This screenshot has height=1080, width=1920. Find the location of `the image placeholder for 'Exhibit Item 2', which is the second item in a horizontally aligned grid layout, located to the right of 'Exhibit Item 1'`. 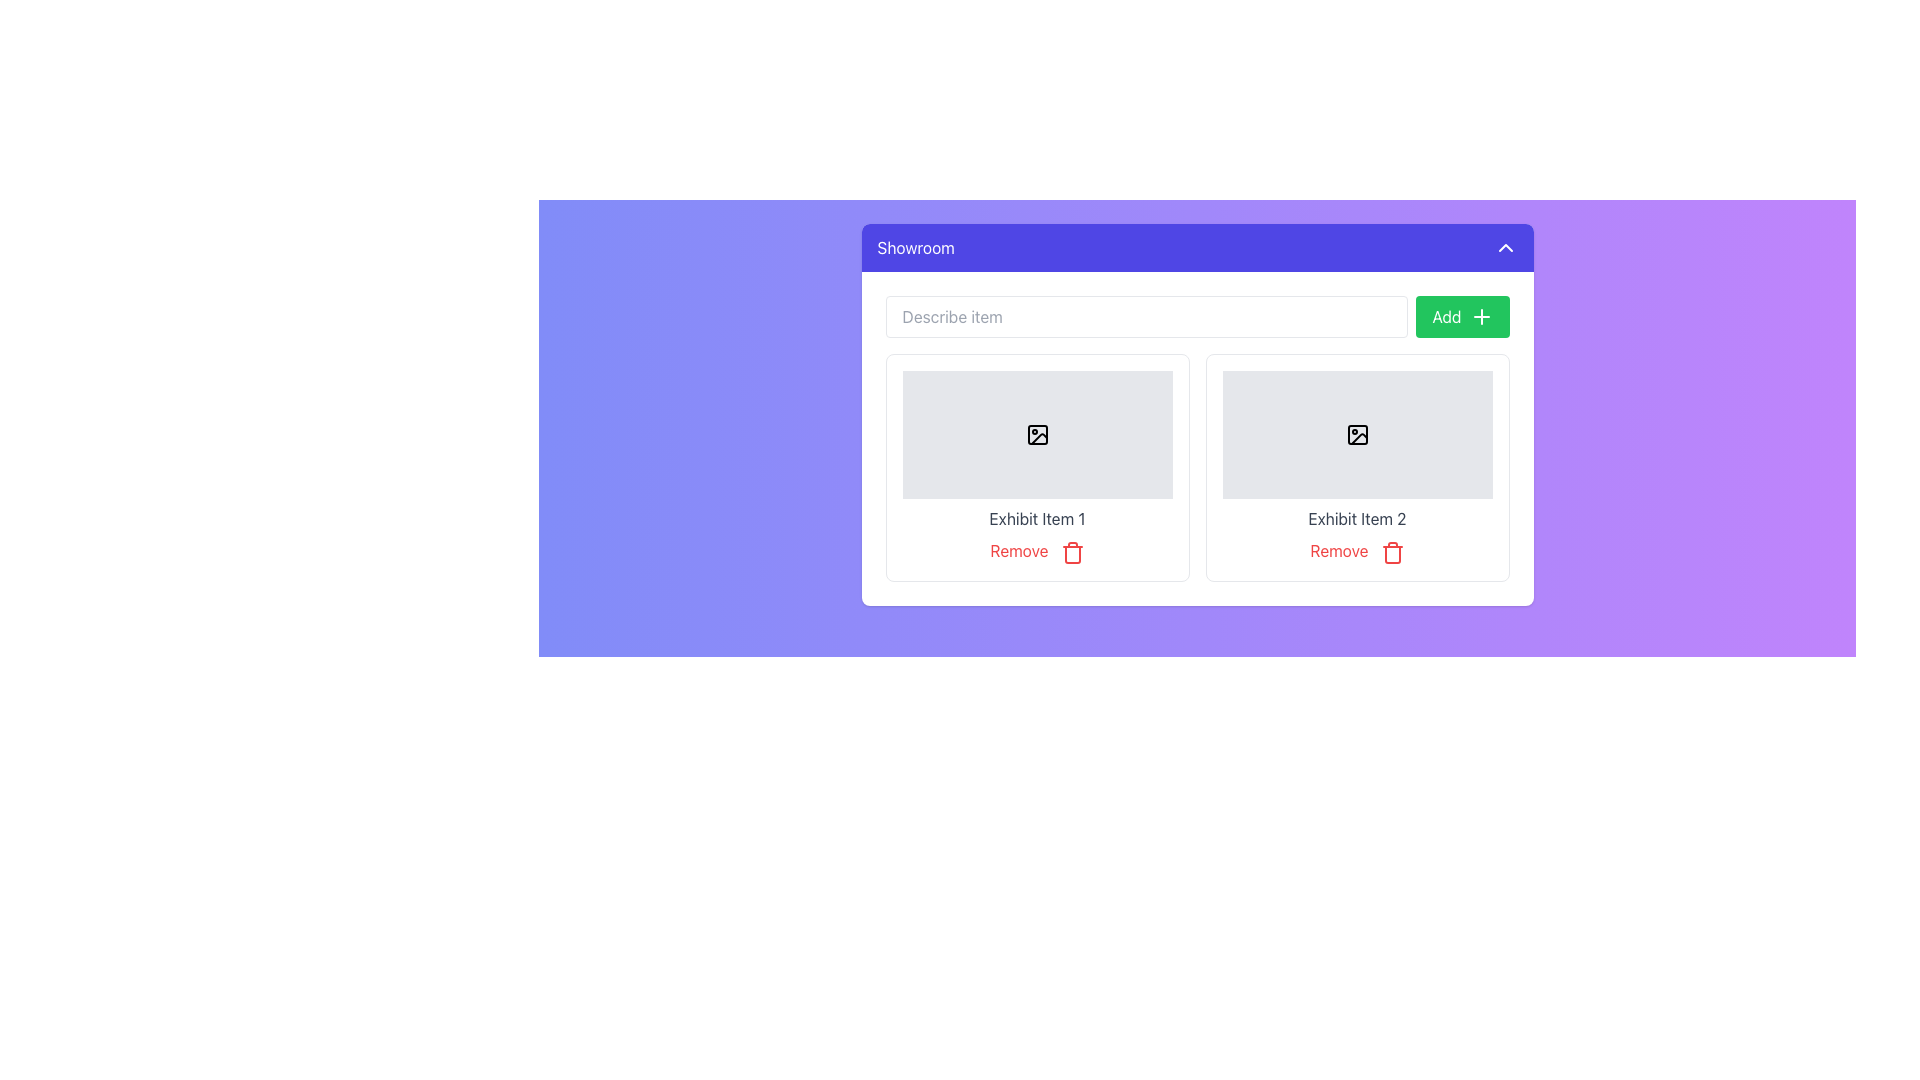

the image placeholder for 'Exhibit Item 2', which is the second item in a horizontally aligned grid layout, located to the right of 'Exhibit Item 1' is located at coordinates (1357, 434).